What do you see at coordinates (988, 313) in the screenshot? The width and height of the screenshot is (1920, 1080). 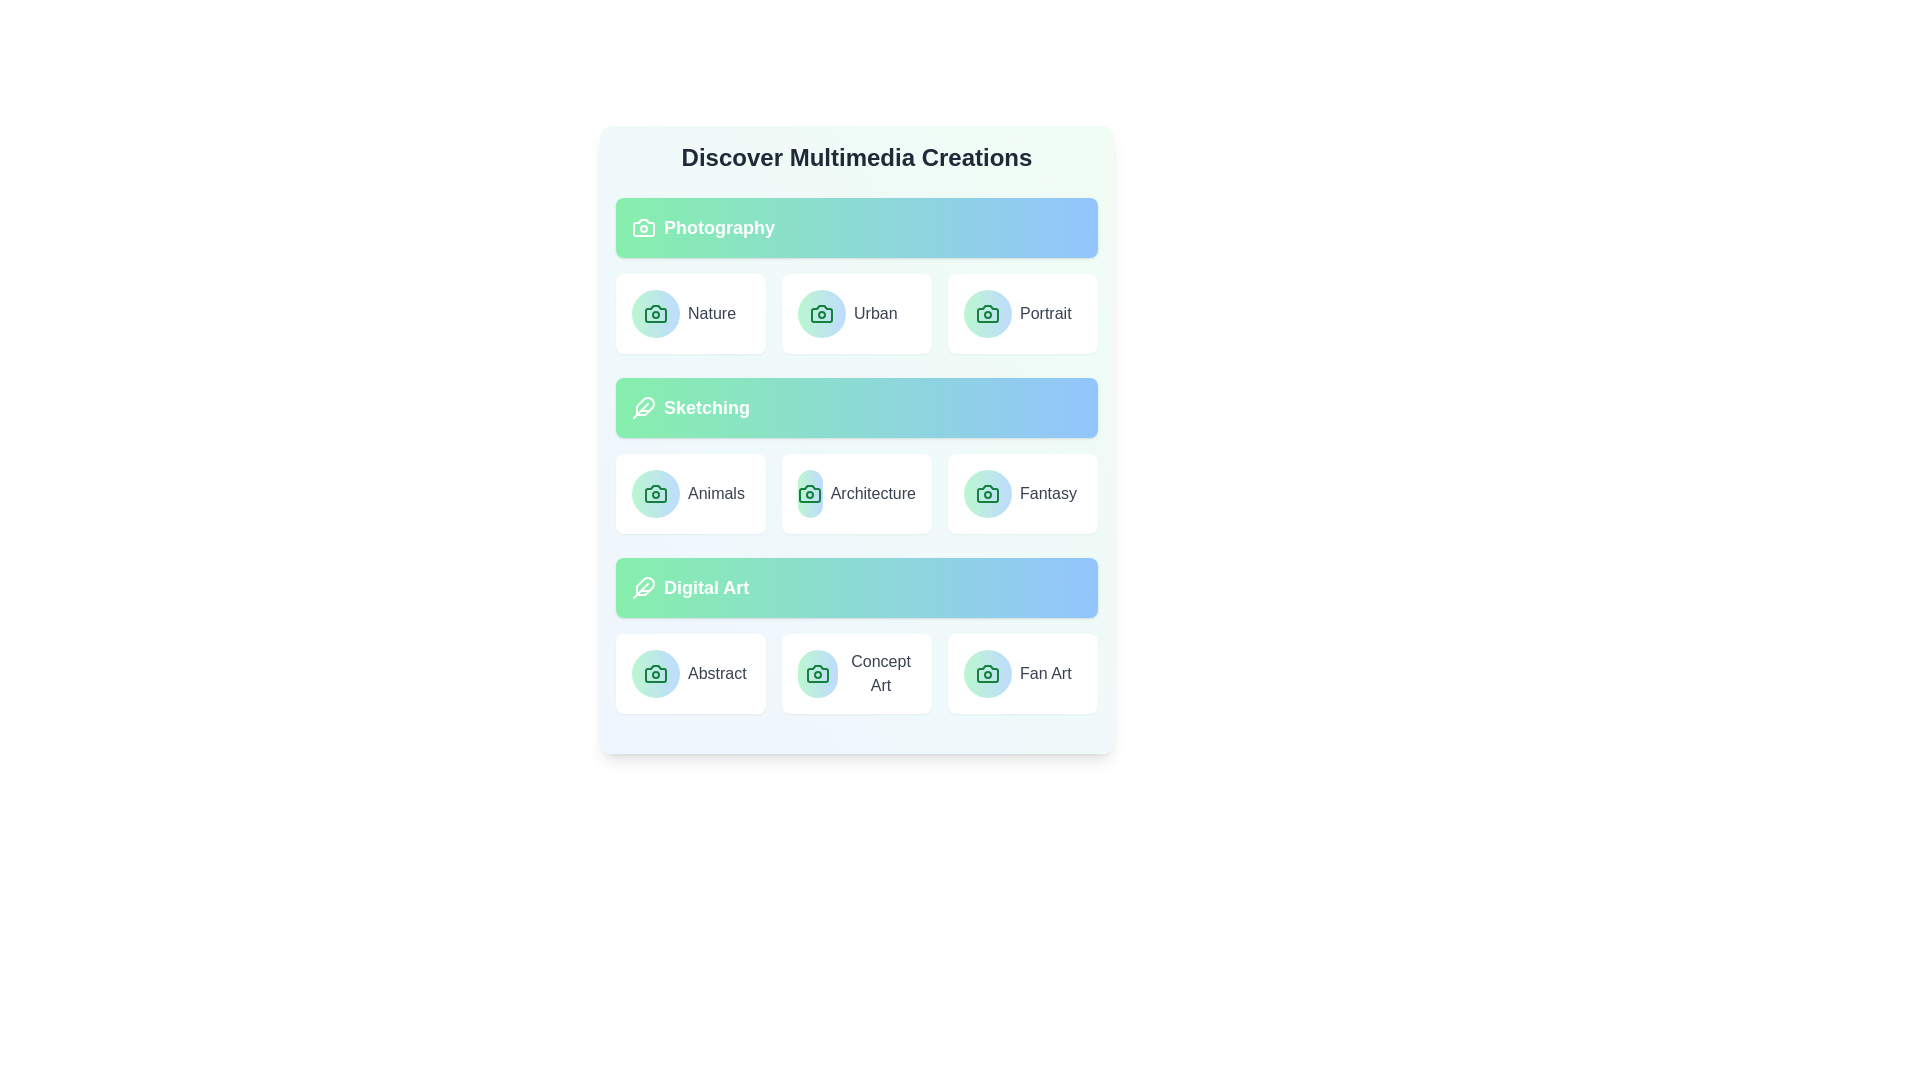 I see `the icon associated with the Portrait category` at bounding box center [988, 313].